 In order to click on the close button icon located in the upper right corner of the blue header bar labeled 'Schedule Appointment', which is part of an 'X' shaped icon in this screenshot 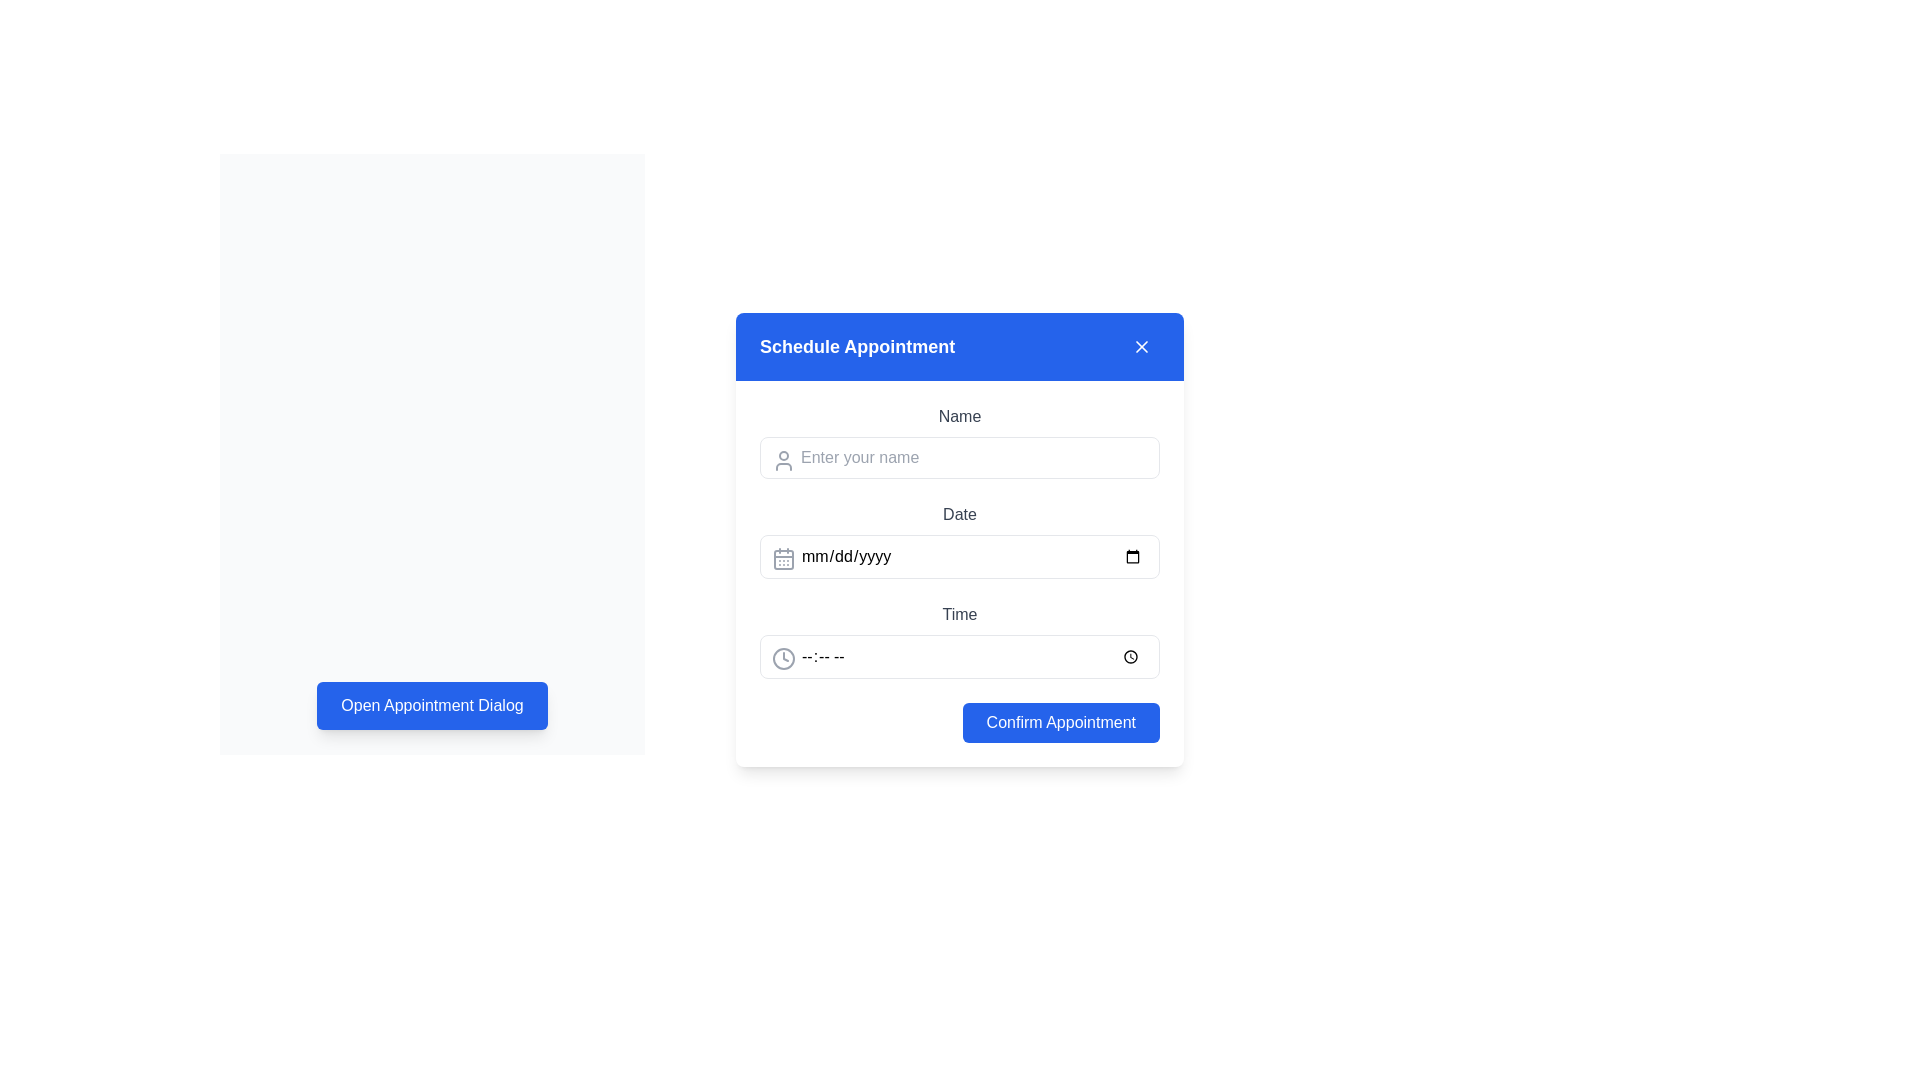, I will do `click(1142, 346)`.